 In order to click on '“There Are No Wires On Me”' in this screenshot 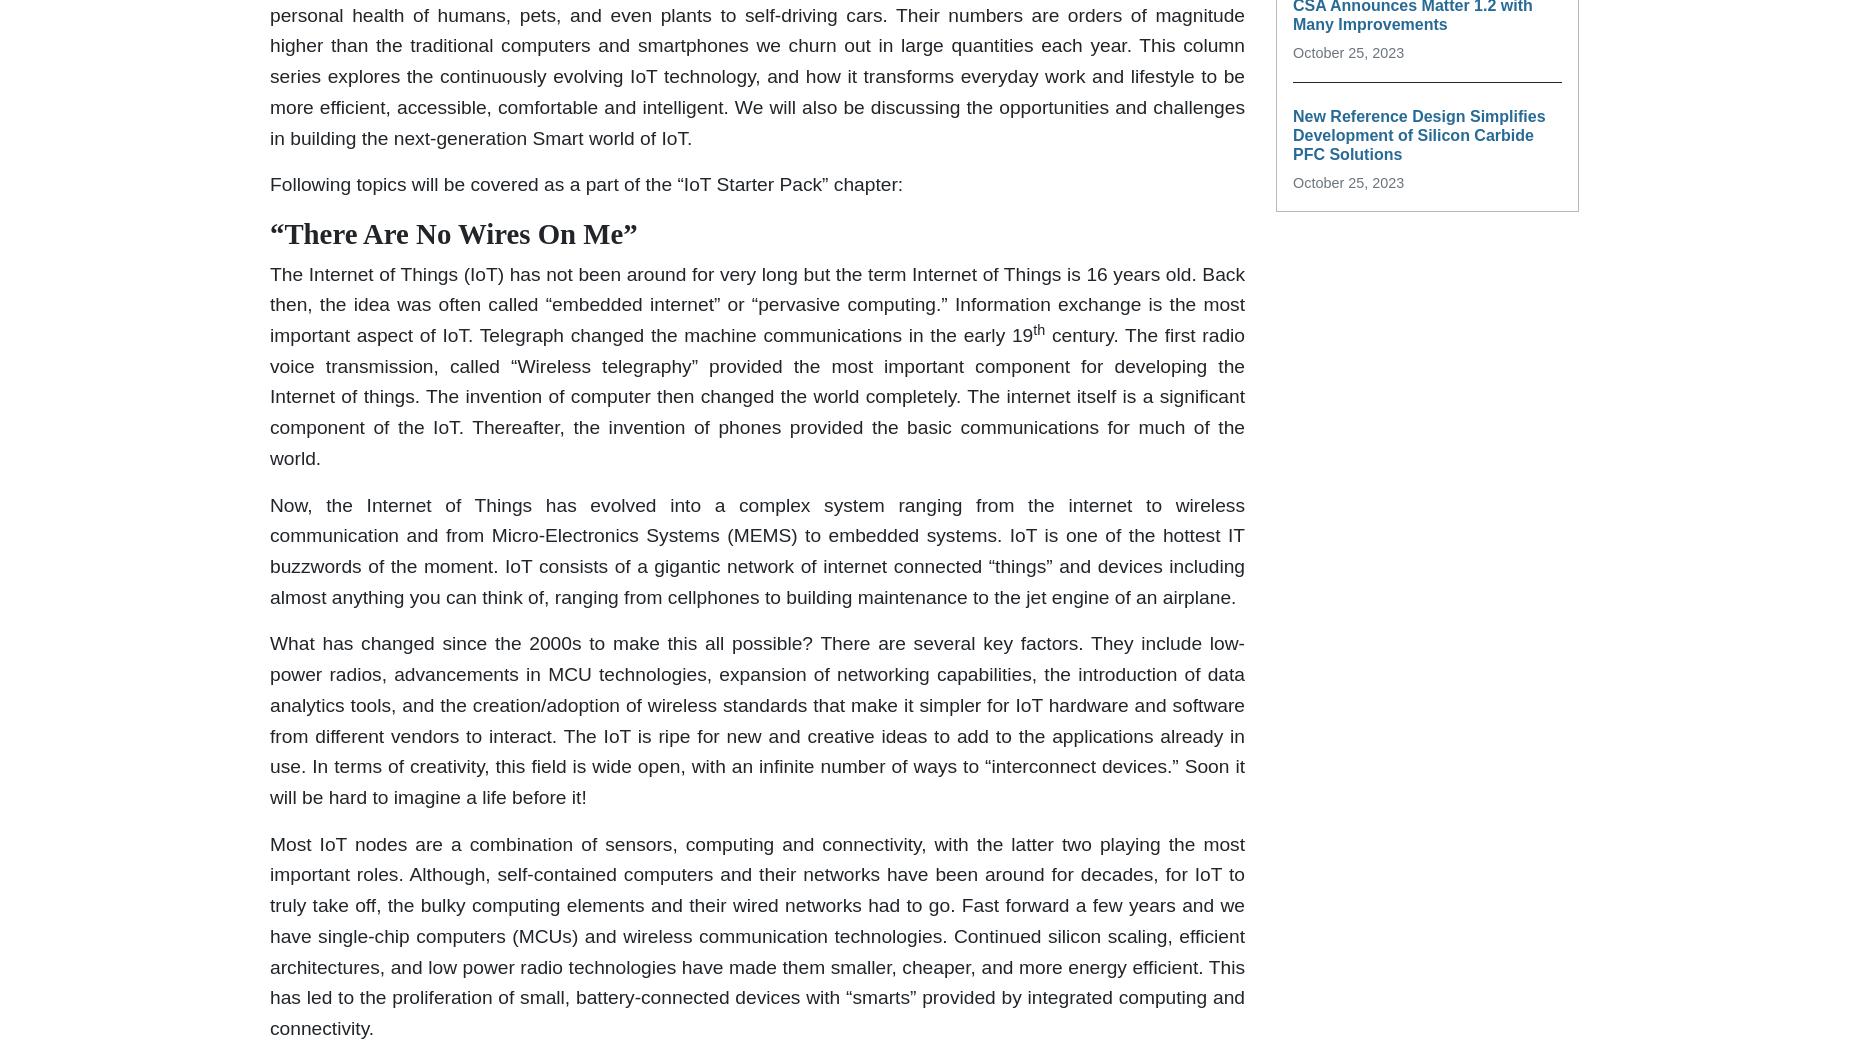, I will do `click(452, 233)`.